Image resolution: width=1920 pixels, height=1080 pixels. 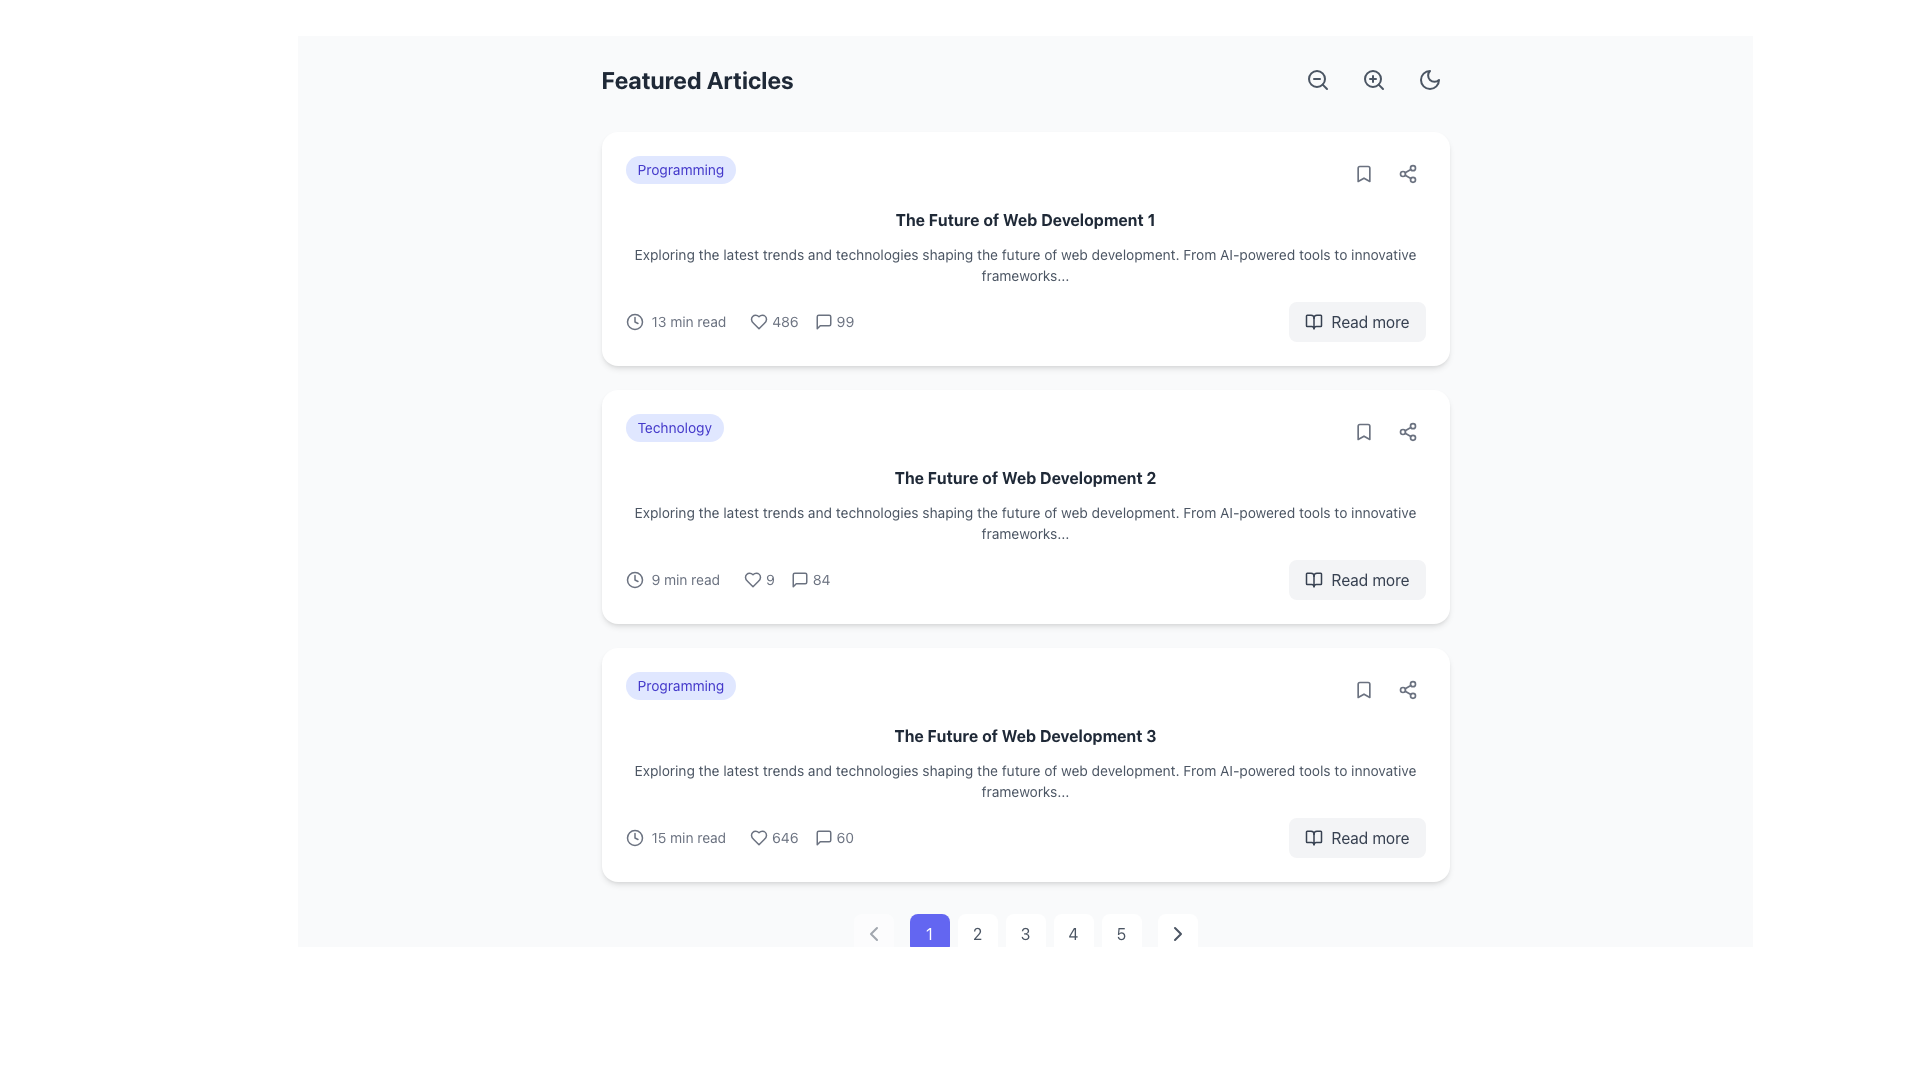 I want to click on text header 'Featured Articles' which is a bold, large-sized label in dark gray color, located at the upper-left section of the content area, so click(x=697, y=79).